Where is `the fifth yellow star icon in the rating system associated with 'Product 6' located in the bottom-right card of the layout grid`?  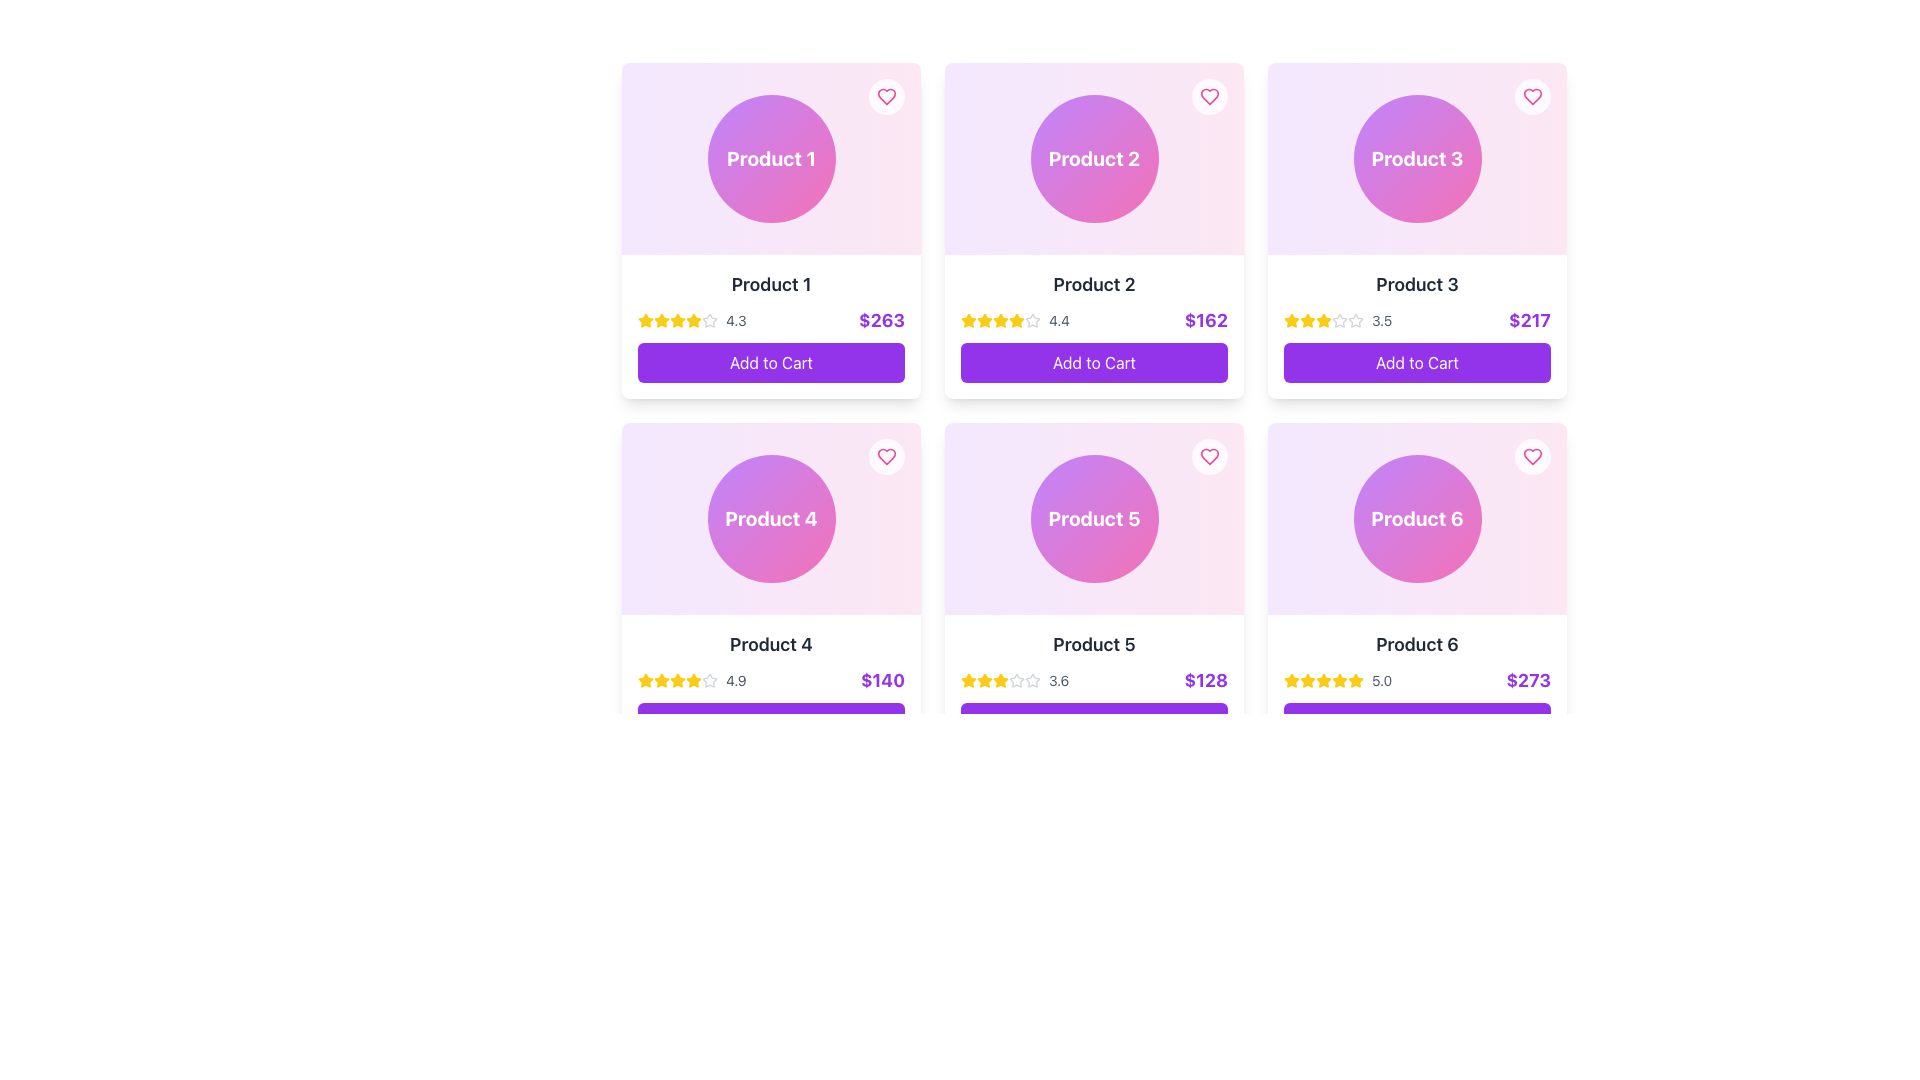
the fifth yellow star icon in the rating system associated with 'Product 6' located in the bottom-right card of the layout grid is located at coordinates (1291, 679).